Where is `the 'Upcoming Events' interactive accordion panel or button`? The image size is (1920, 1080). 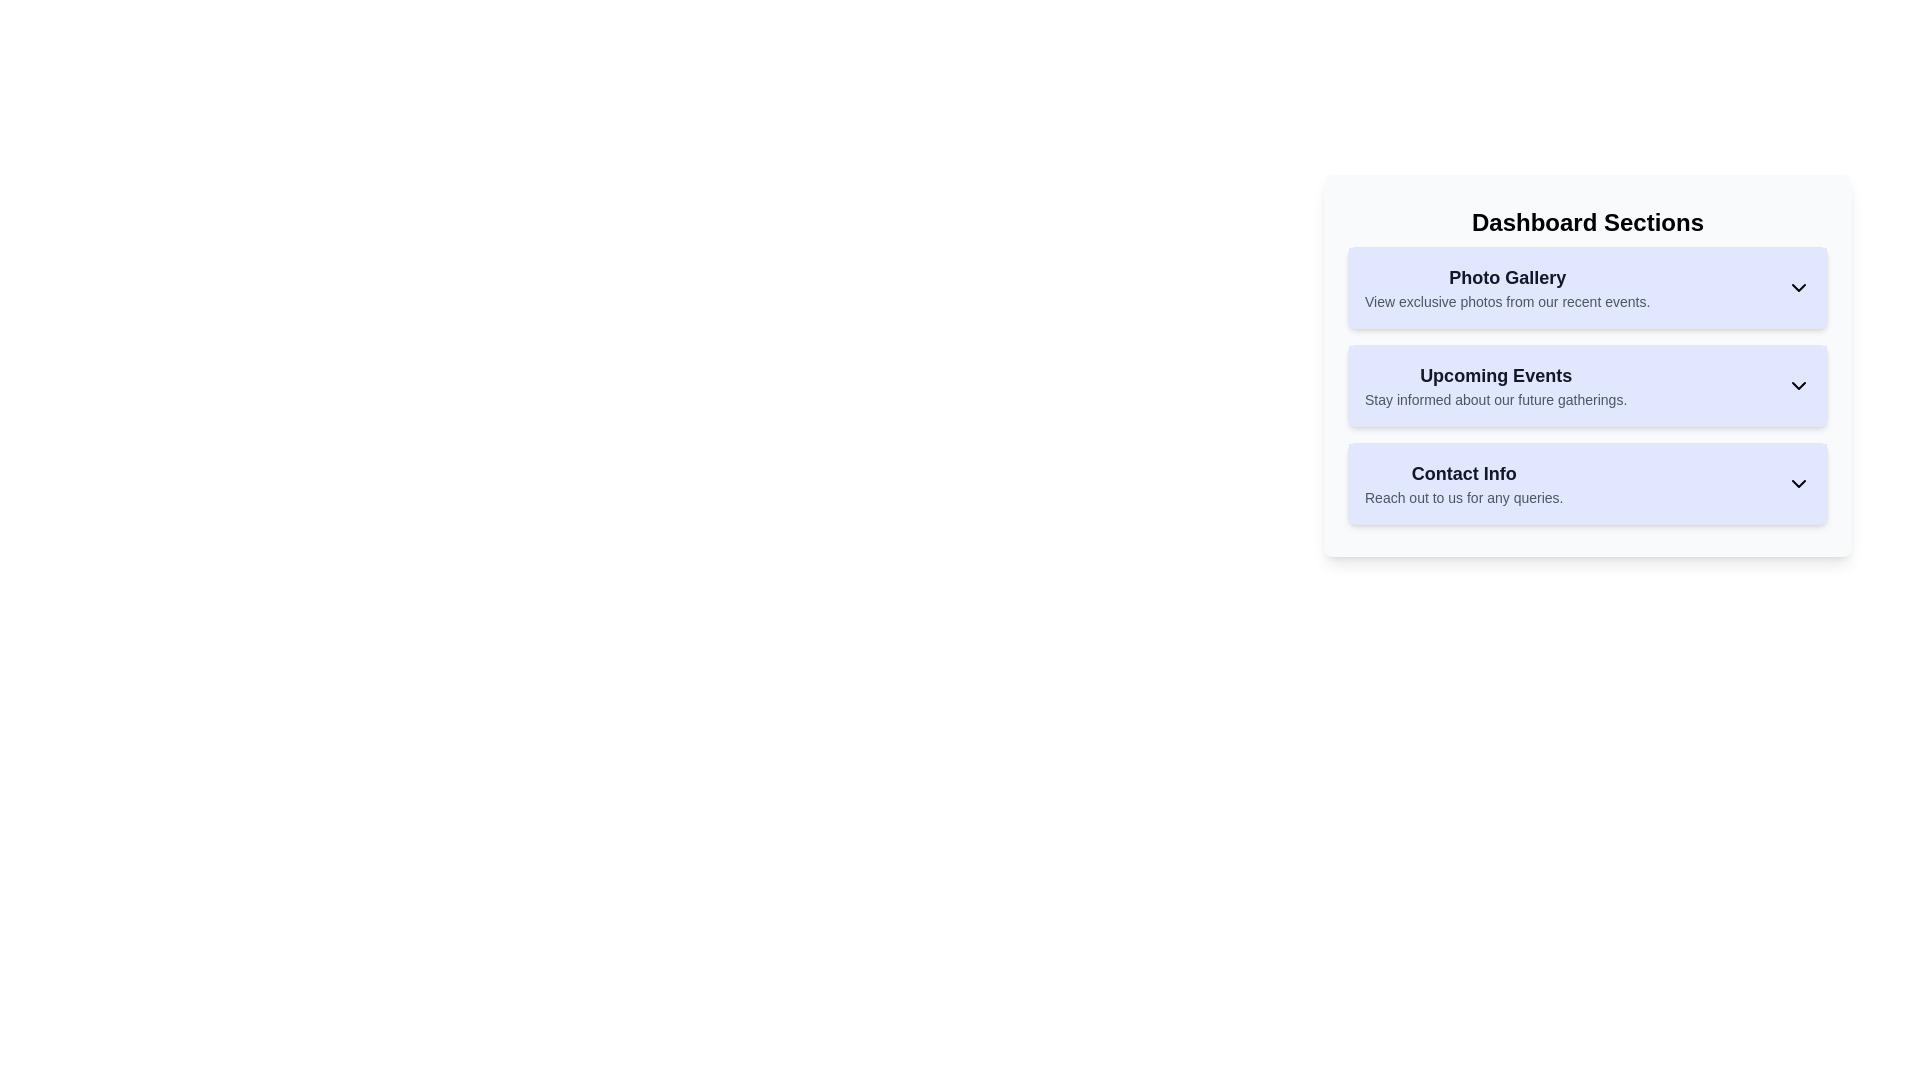
the 'Upcoming Events' interactive accordion panel or button is located at coordinates (1587, 385).